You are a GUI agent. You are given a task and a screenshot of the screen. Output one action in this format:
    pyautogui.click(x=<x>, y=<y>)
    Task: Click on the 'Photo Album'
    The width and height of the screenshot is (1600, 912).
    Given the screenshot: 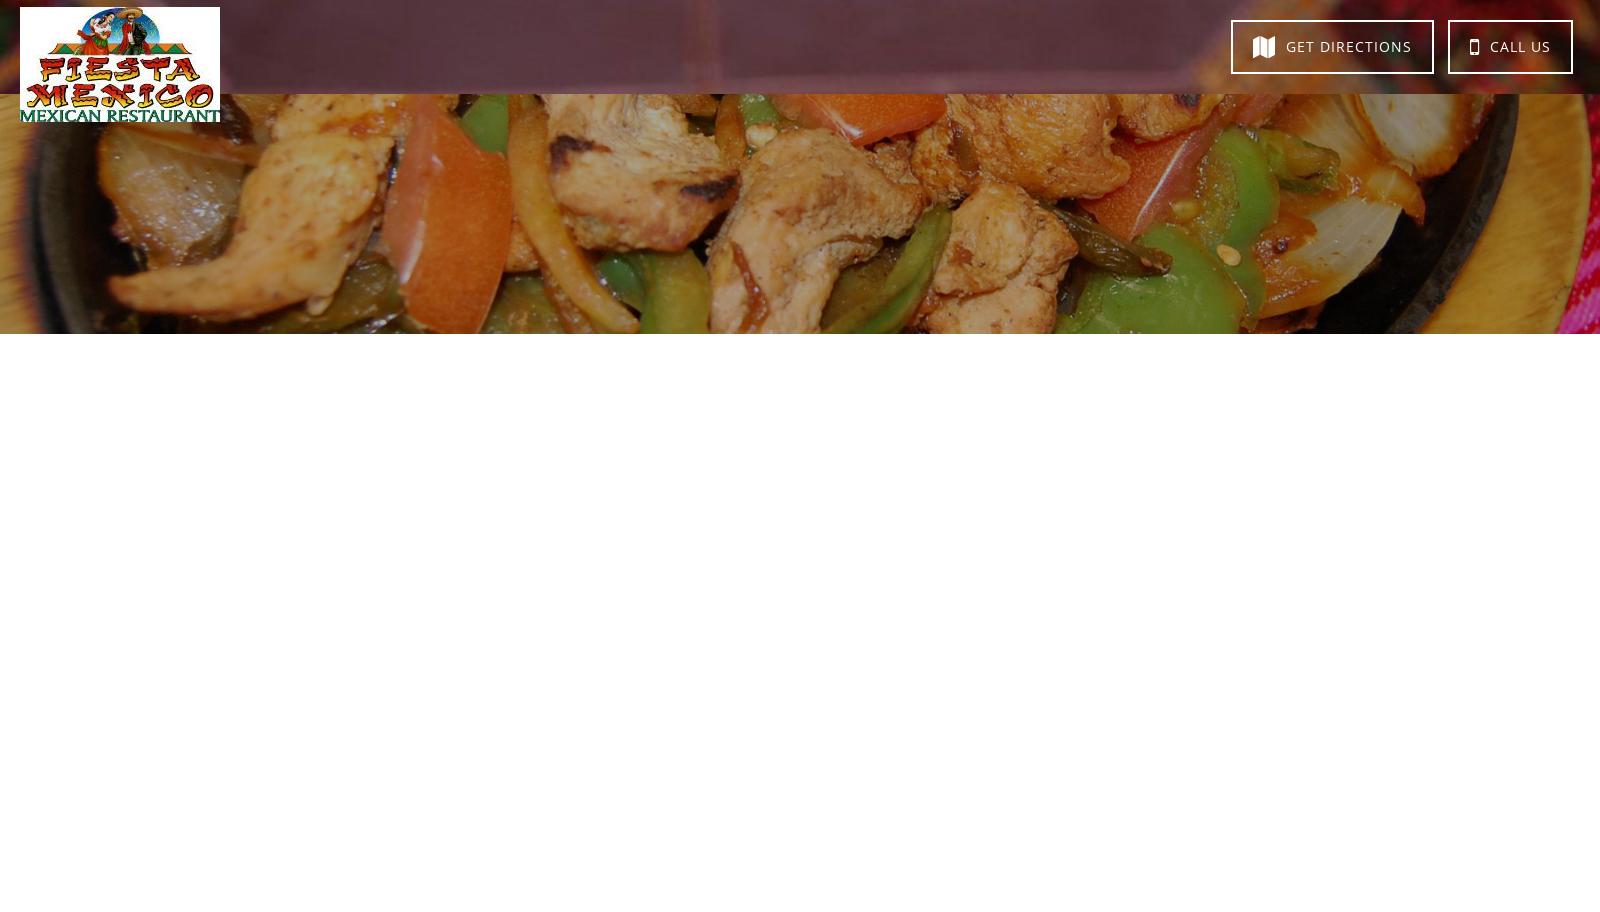 What is the action you would take?
    pyautogui.click(x=828, y=43)
    